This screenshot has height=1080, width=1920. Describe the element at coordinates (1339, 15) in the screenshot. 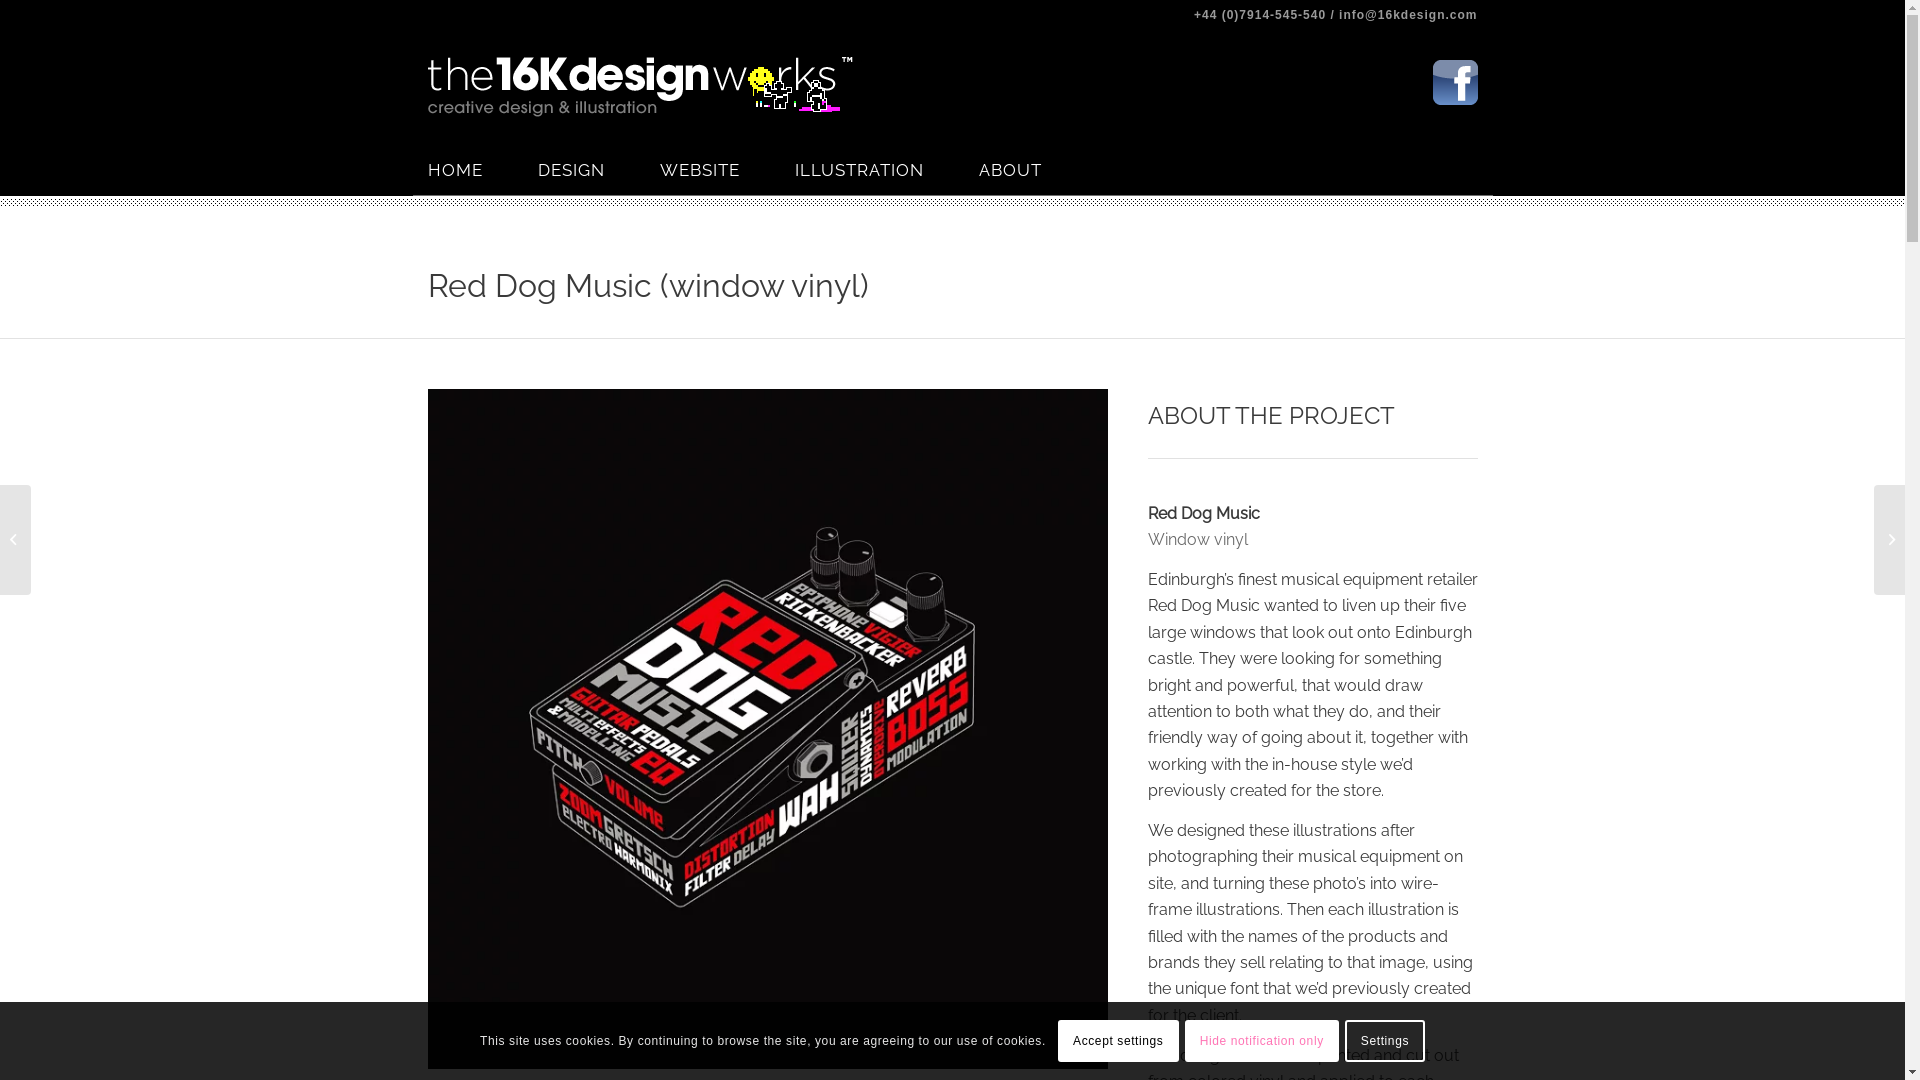

I see `'info@16kdesign.com'` at that location.